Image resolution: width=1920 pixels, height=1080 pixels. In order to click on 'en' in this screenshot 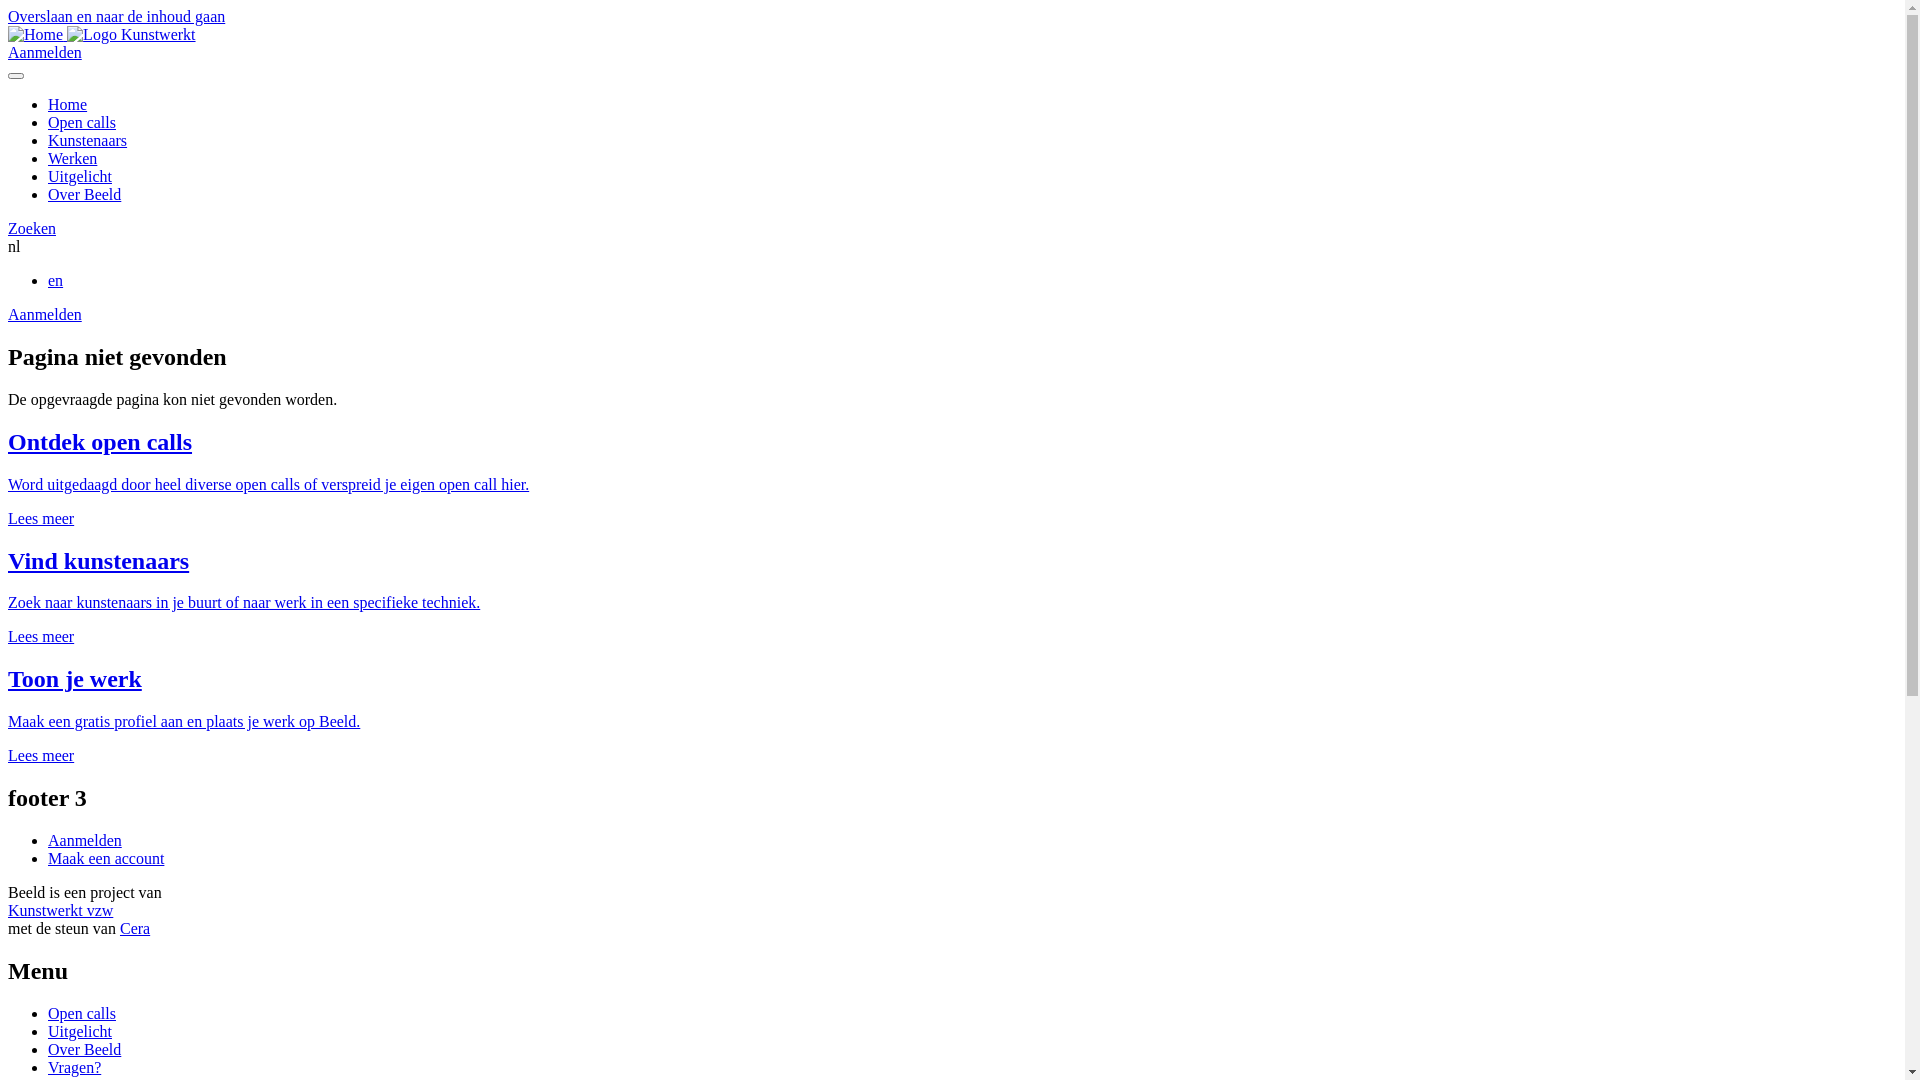, I will do `click(55, 280)`.